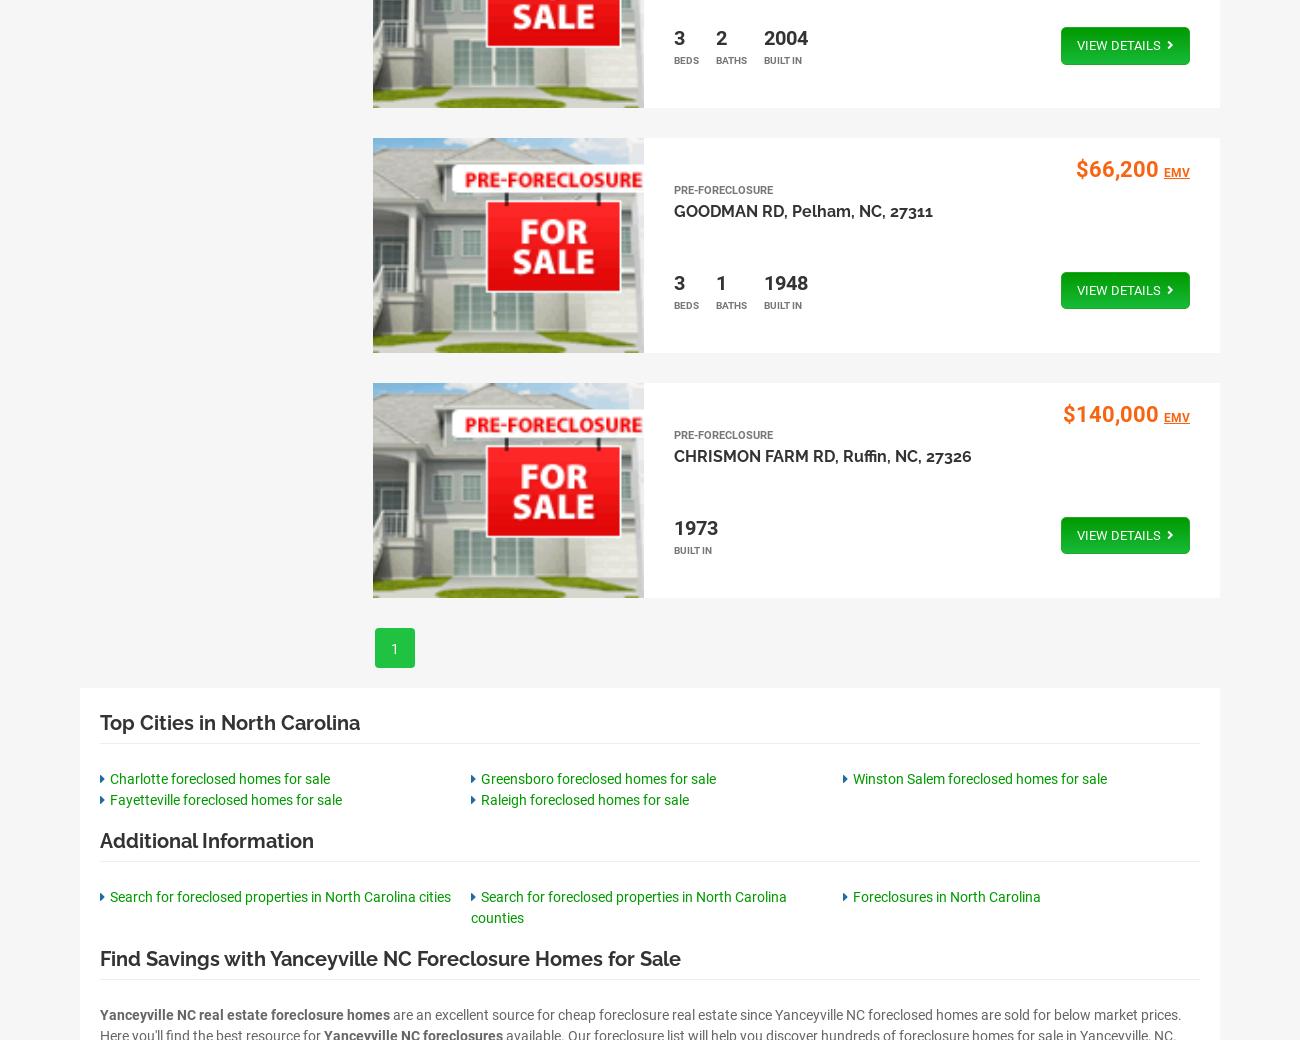  I want to click on 'Top Cities in North Carolina', so click(228, 721).